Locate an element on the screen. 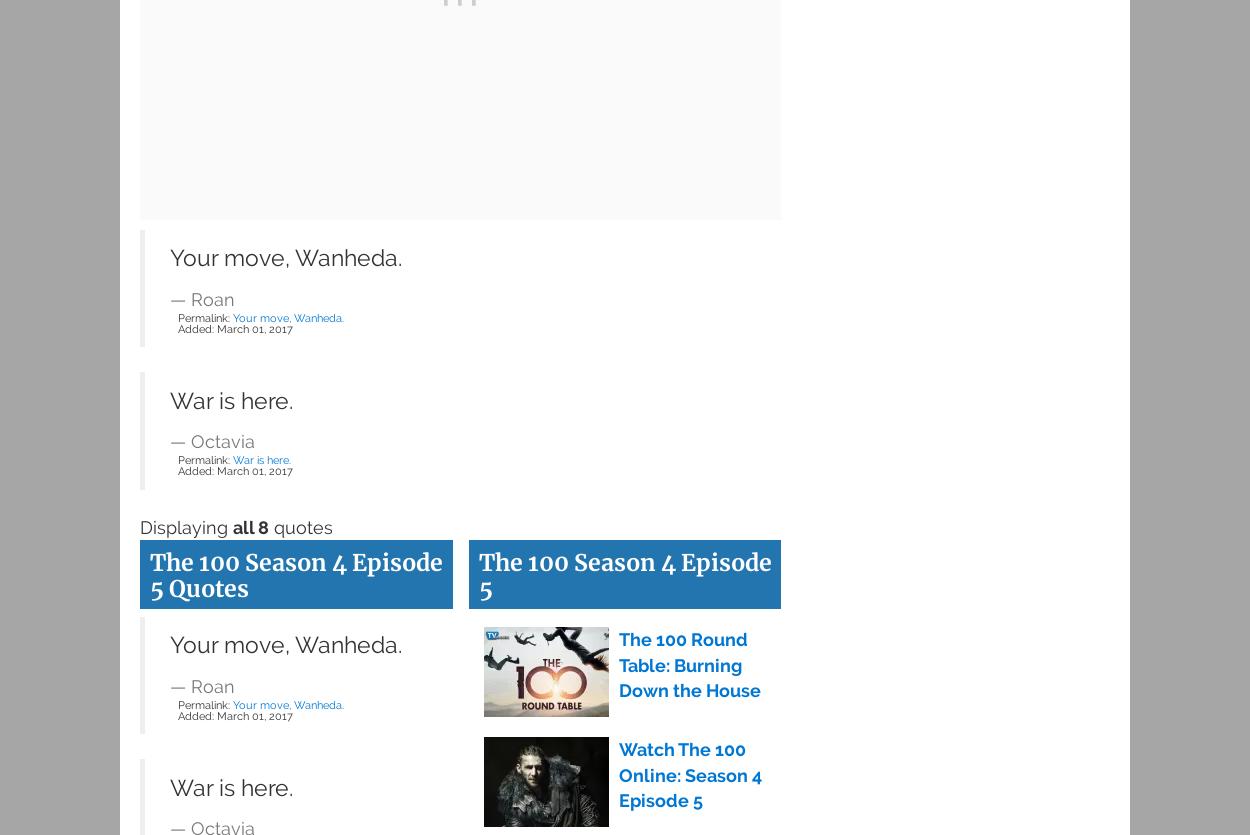  'The 100 Season 4 Episode 5' is located at coordinates (623, 574).